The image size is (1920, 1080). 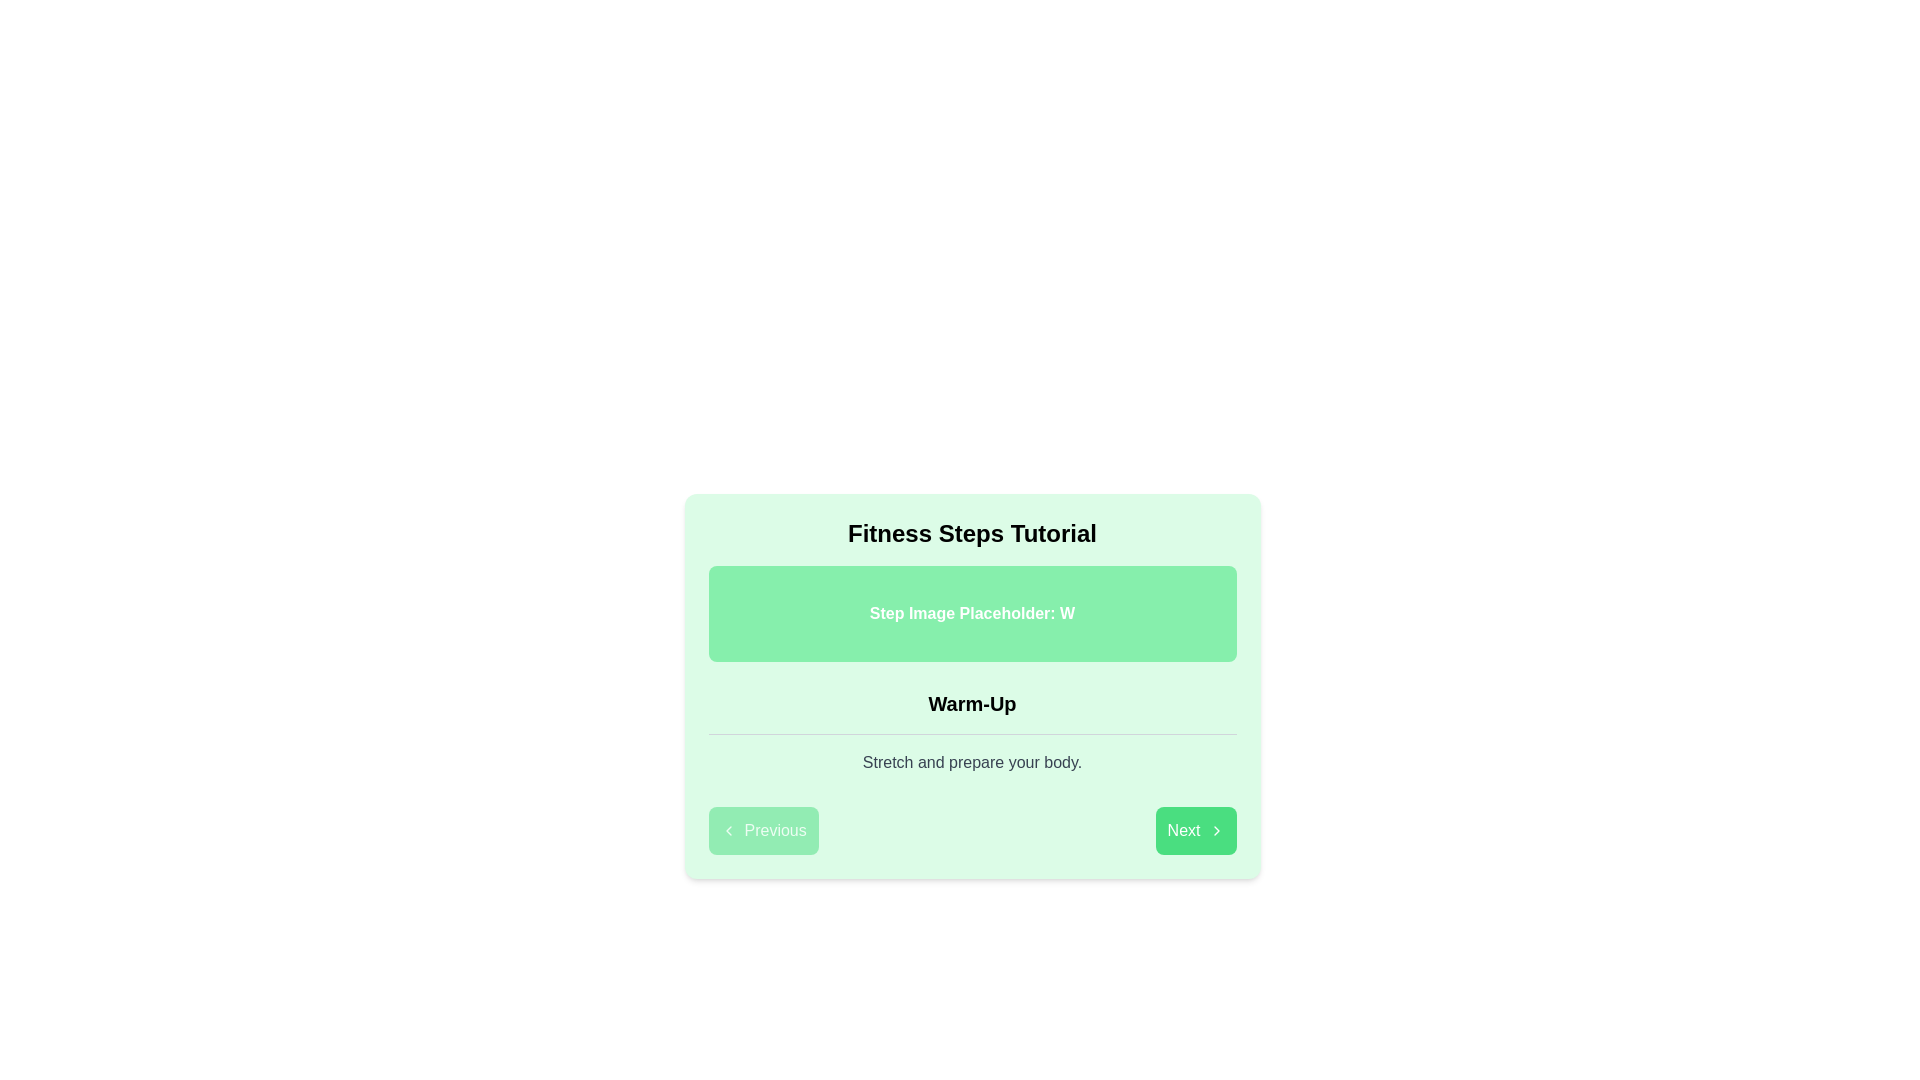 I want to click on the green rectangular placeholder, so click(x=972, y=612).